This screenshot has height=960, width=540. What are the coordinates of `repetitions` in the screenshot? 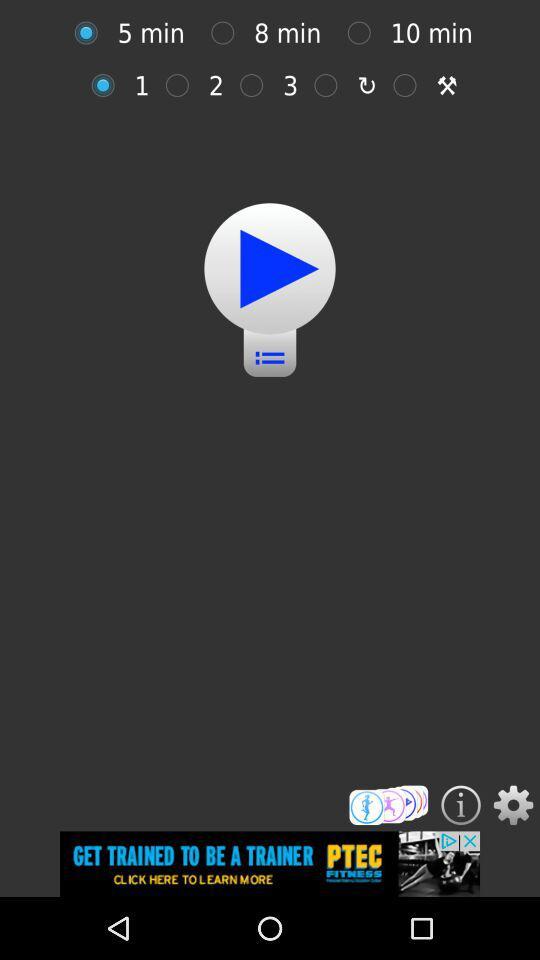 It's located at (108, 85).